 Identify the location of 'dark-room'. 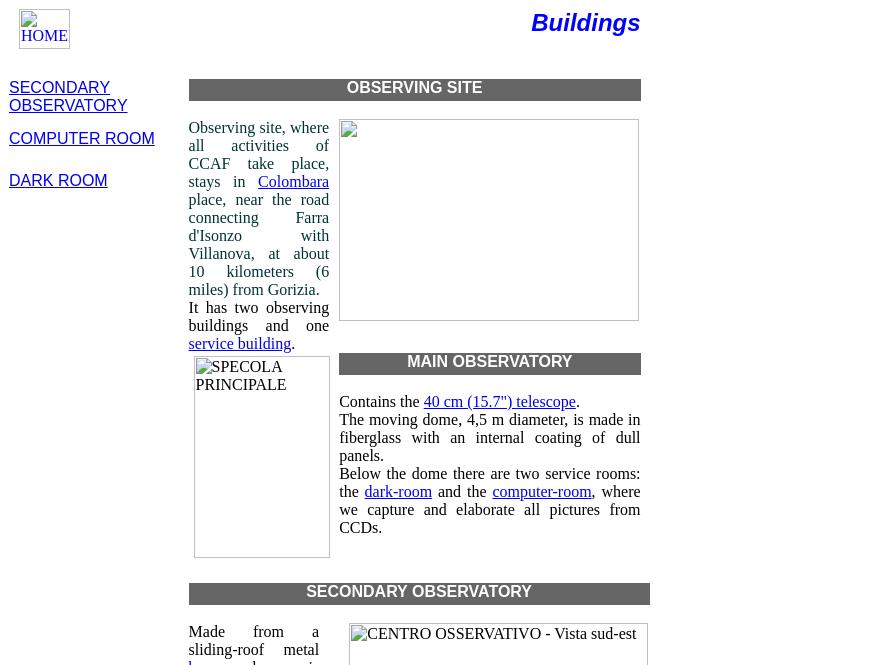
(397, 491).